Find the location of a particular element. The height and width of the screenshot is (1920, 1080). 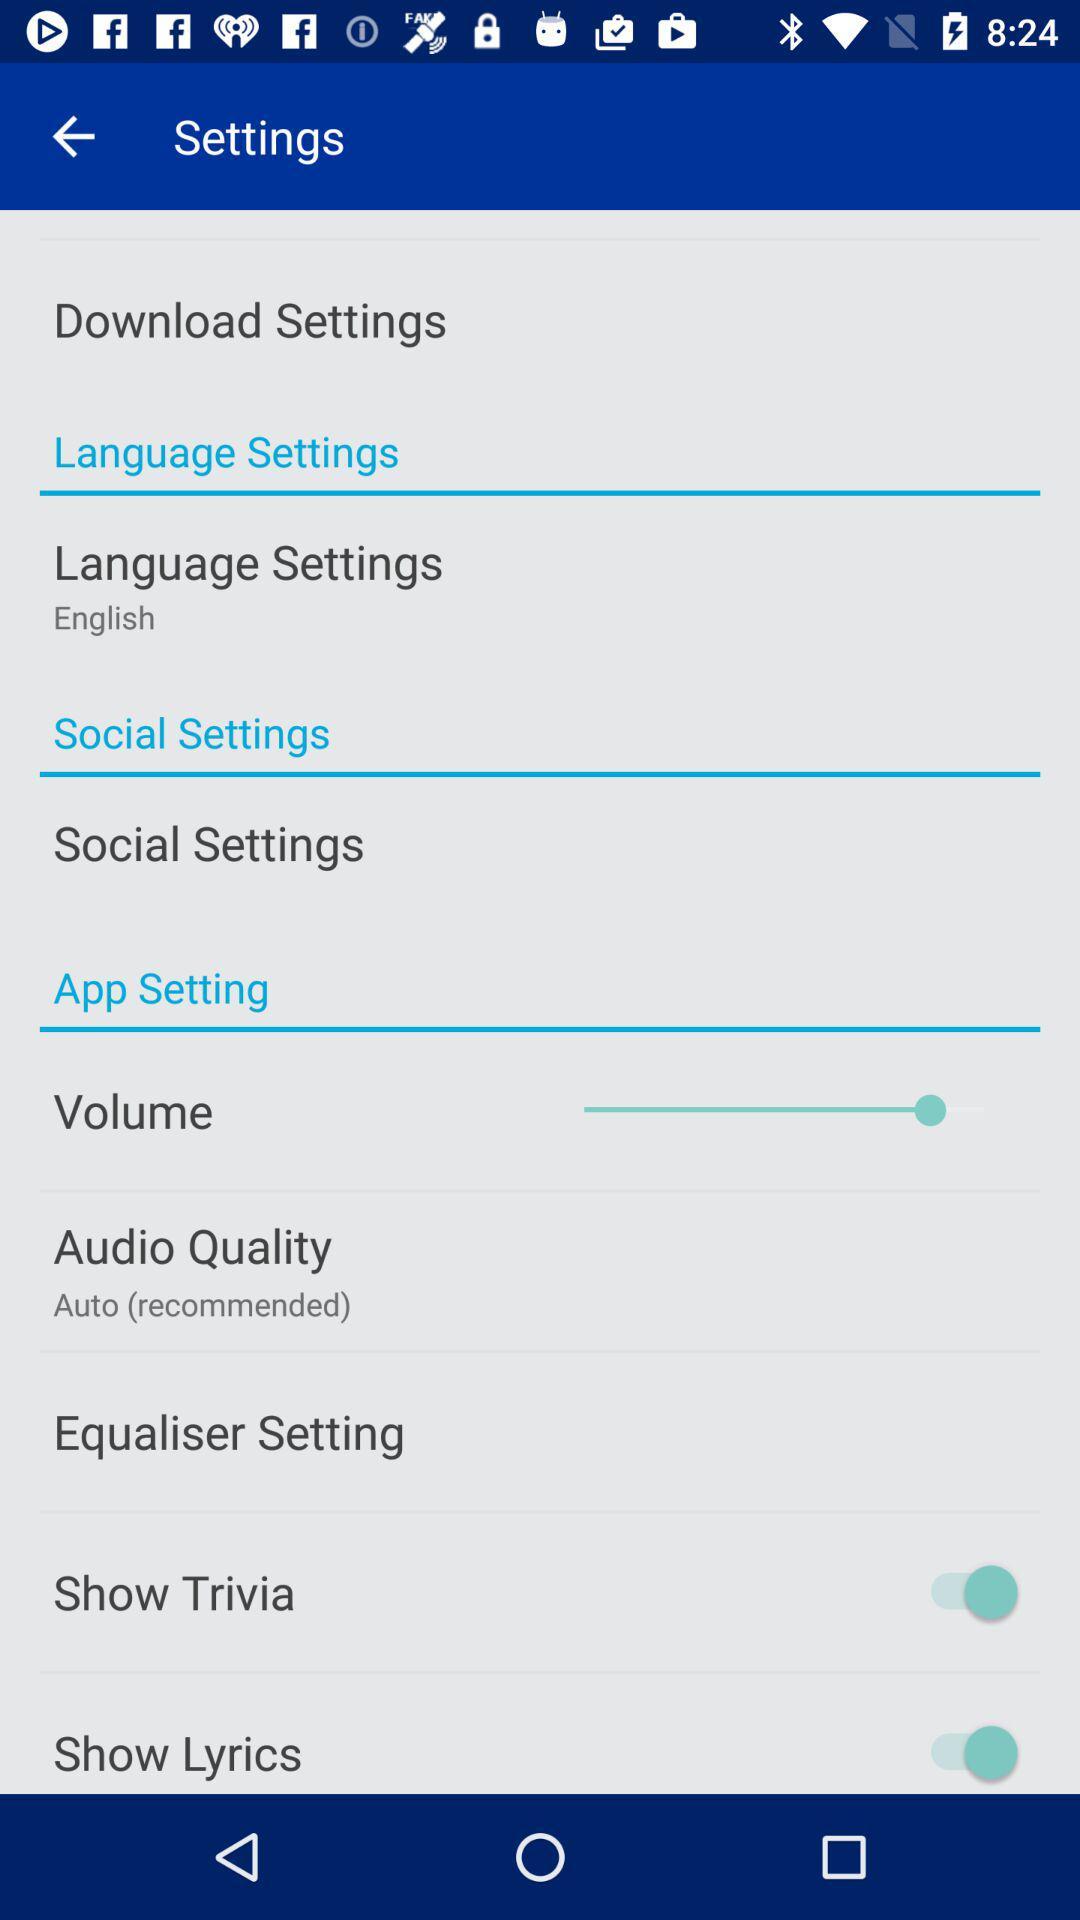

item to the left of settings icon is located at coordinates (72, 135).